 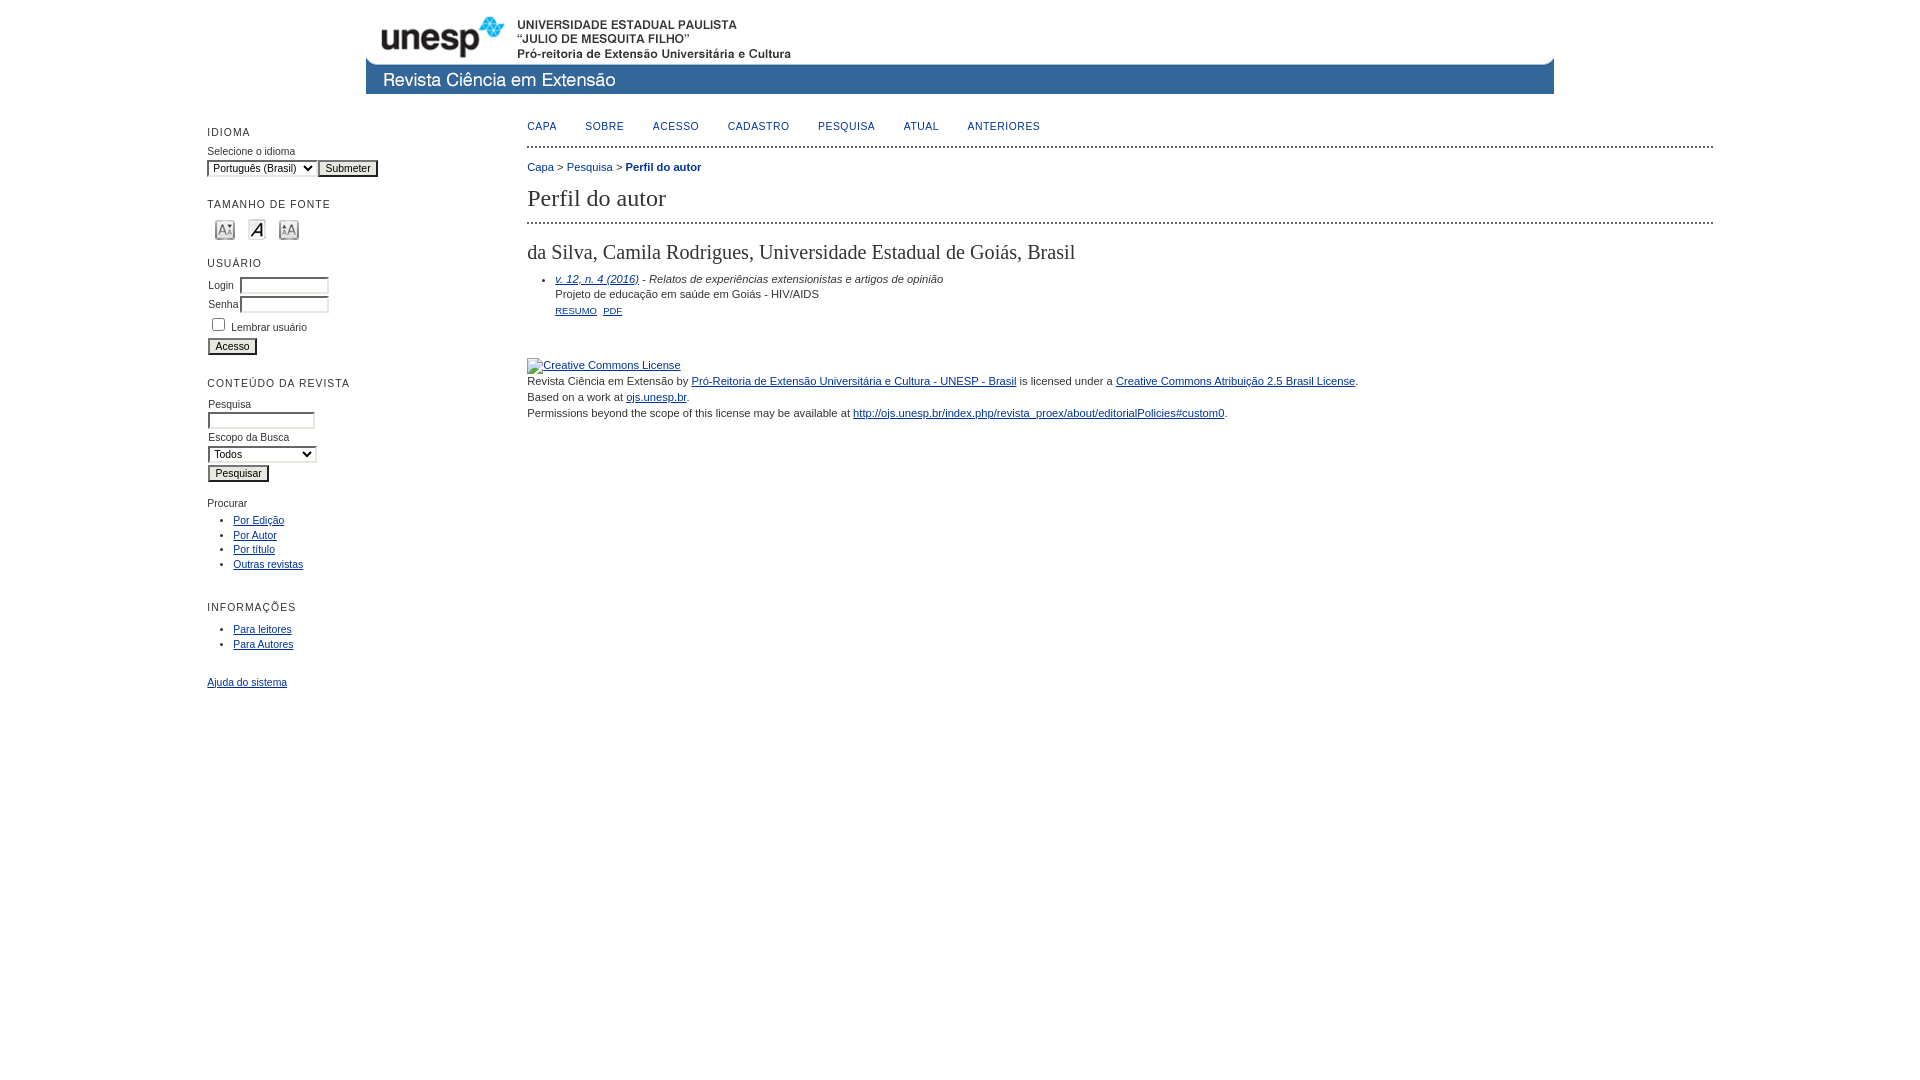 What do you see at coordinates (611, 310) in the screenshot?
I see `'PDF'` at bounding box center [611, 310].